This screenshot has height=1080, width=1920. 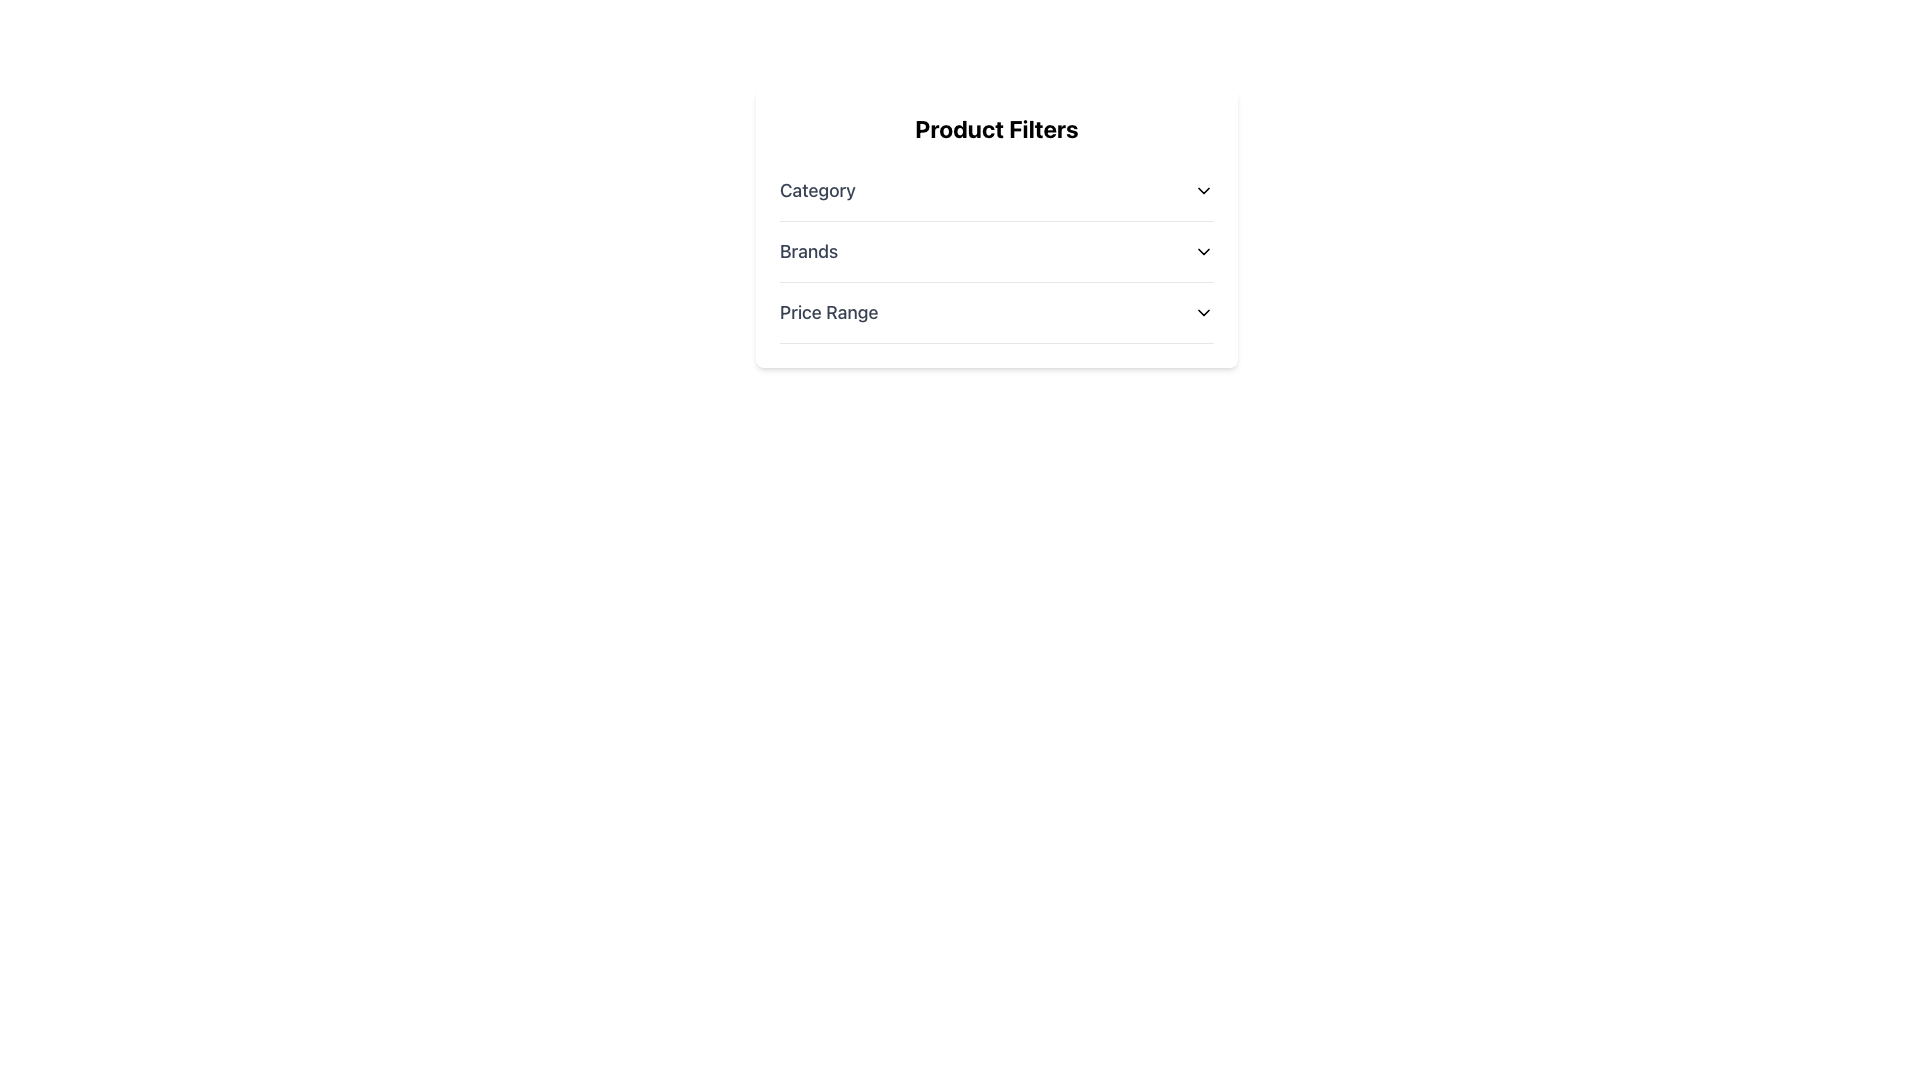 I want to click on the 'Category' dropdown menu, so click(x=997, y=191).